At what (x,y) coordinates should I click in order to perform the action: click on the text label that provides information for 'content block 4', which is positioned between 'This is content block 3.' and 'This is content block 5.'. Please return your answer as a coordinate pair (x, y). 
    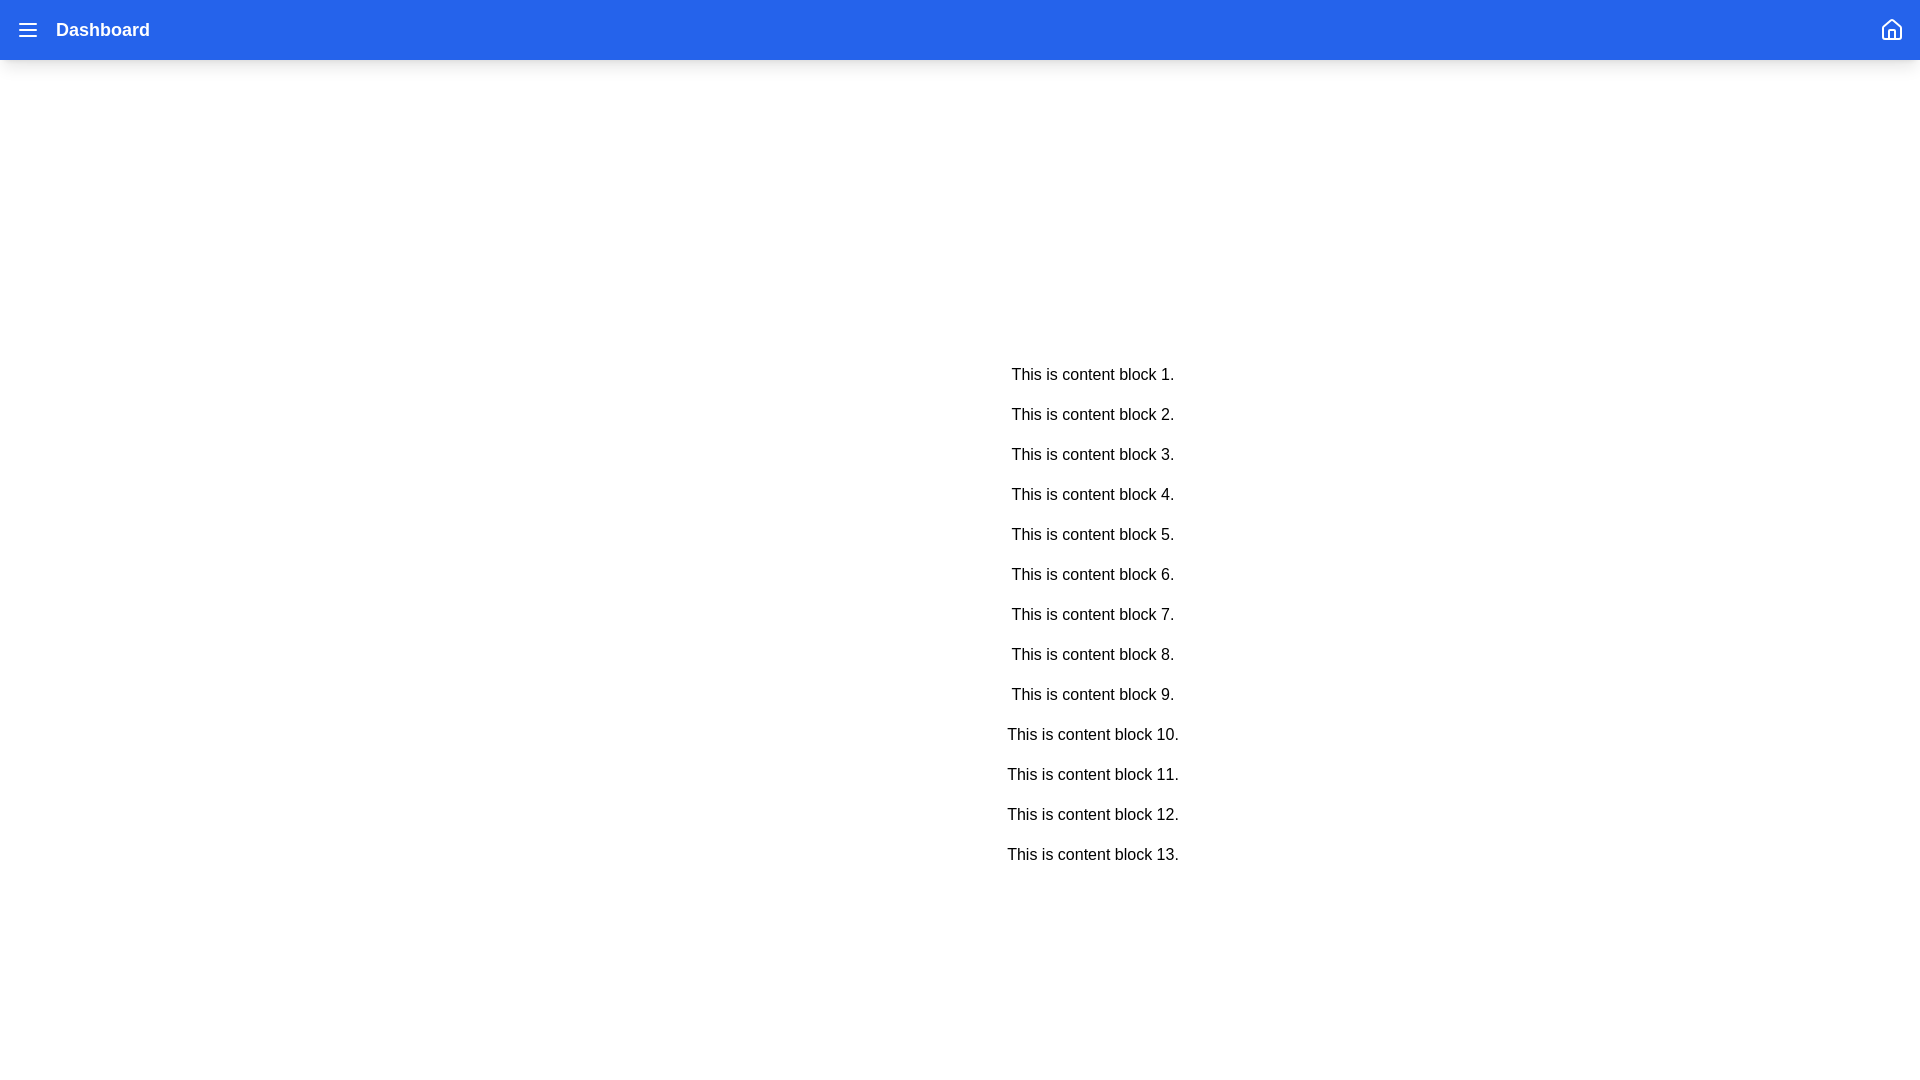
    Looking at the image, I should click on (1092, 494).